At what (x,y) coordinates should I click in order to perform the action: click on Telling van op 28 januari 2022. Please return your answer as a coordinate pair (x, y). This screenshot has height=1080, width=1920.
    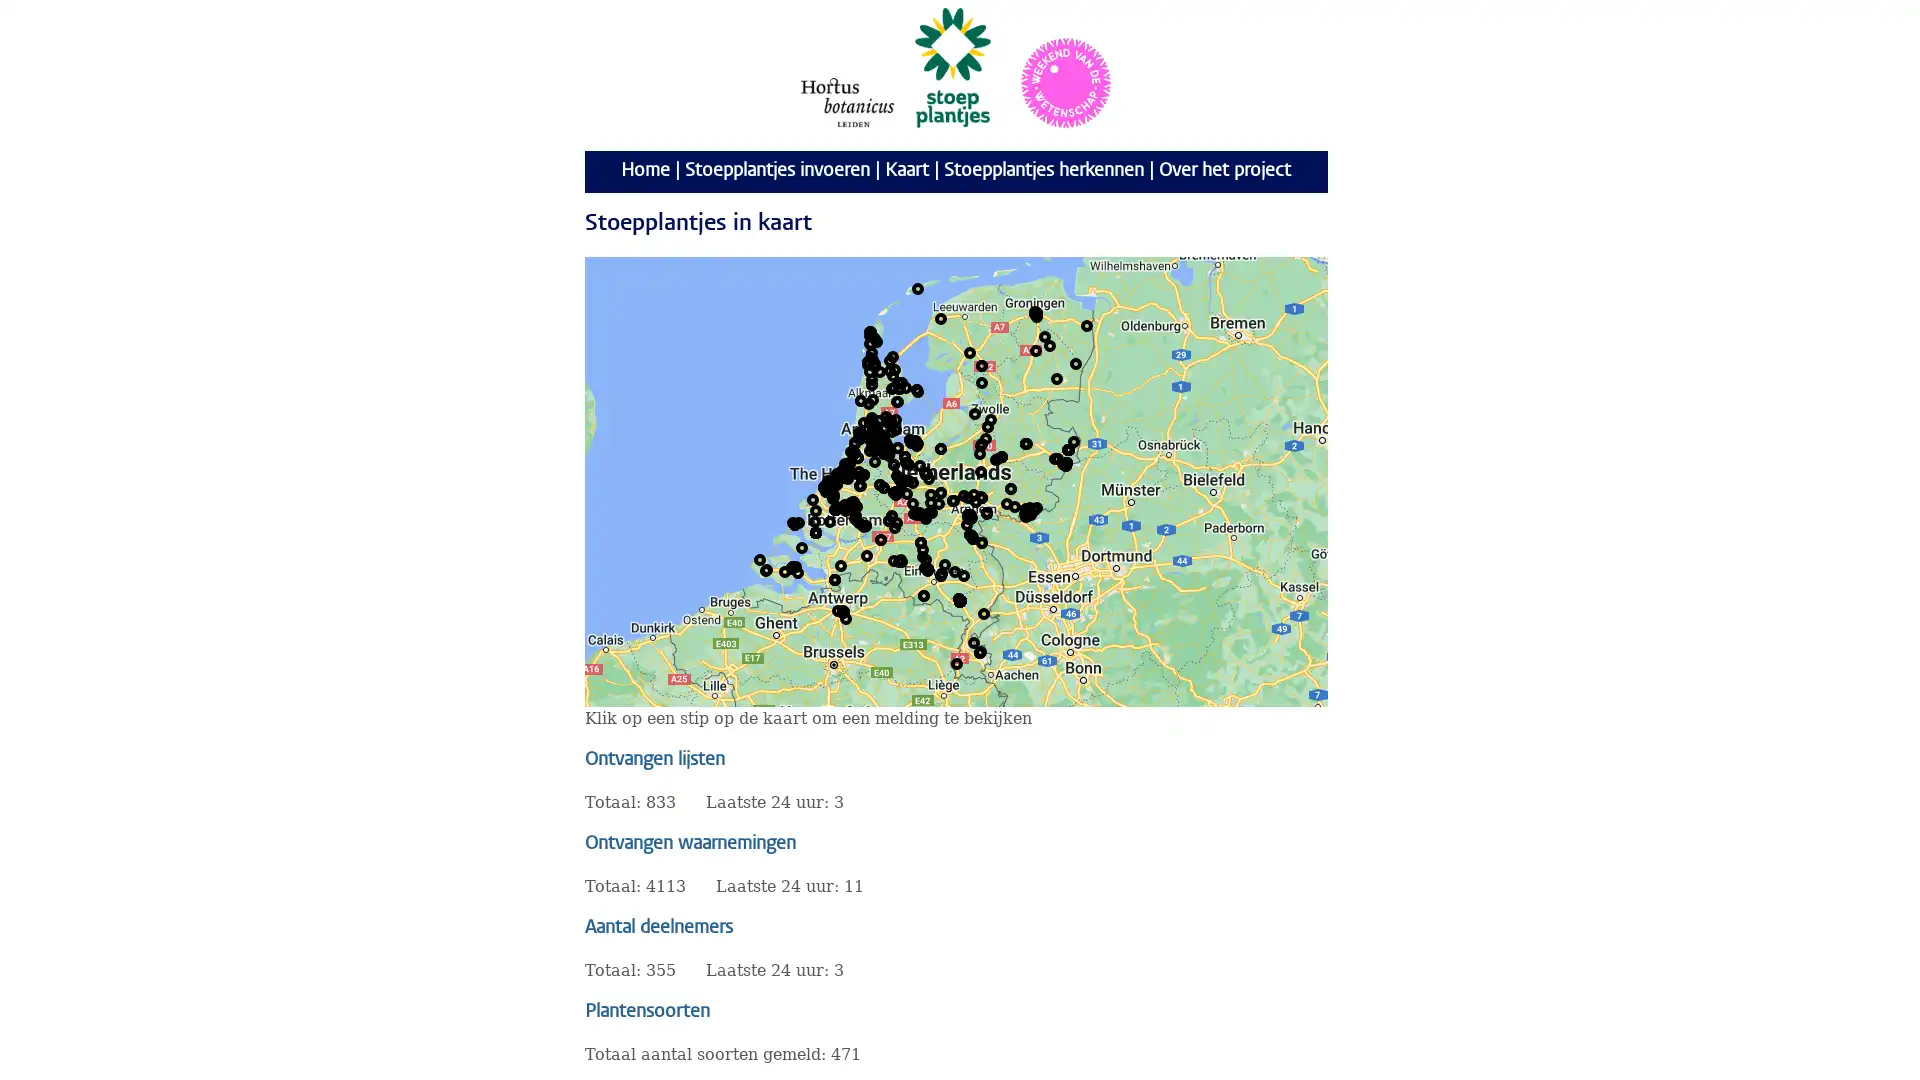
    Looking at the image, I should click on (897, 388).